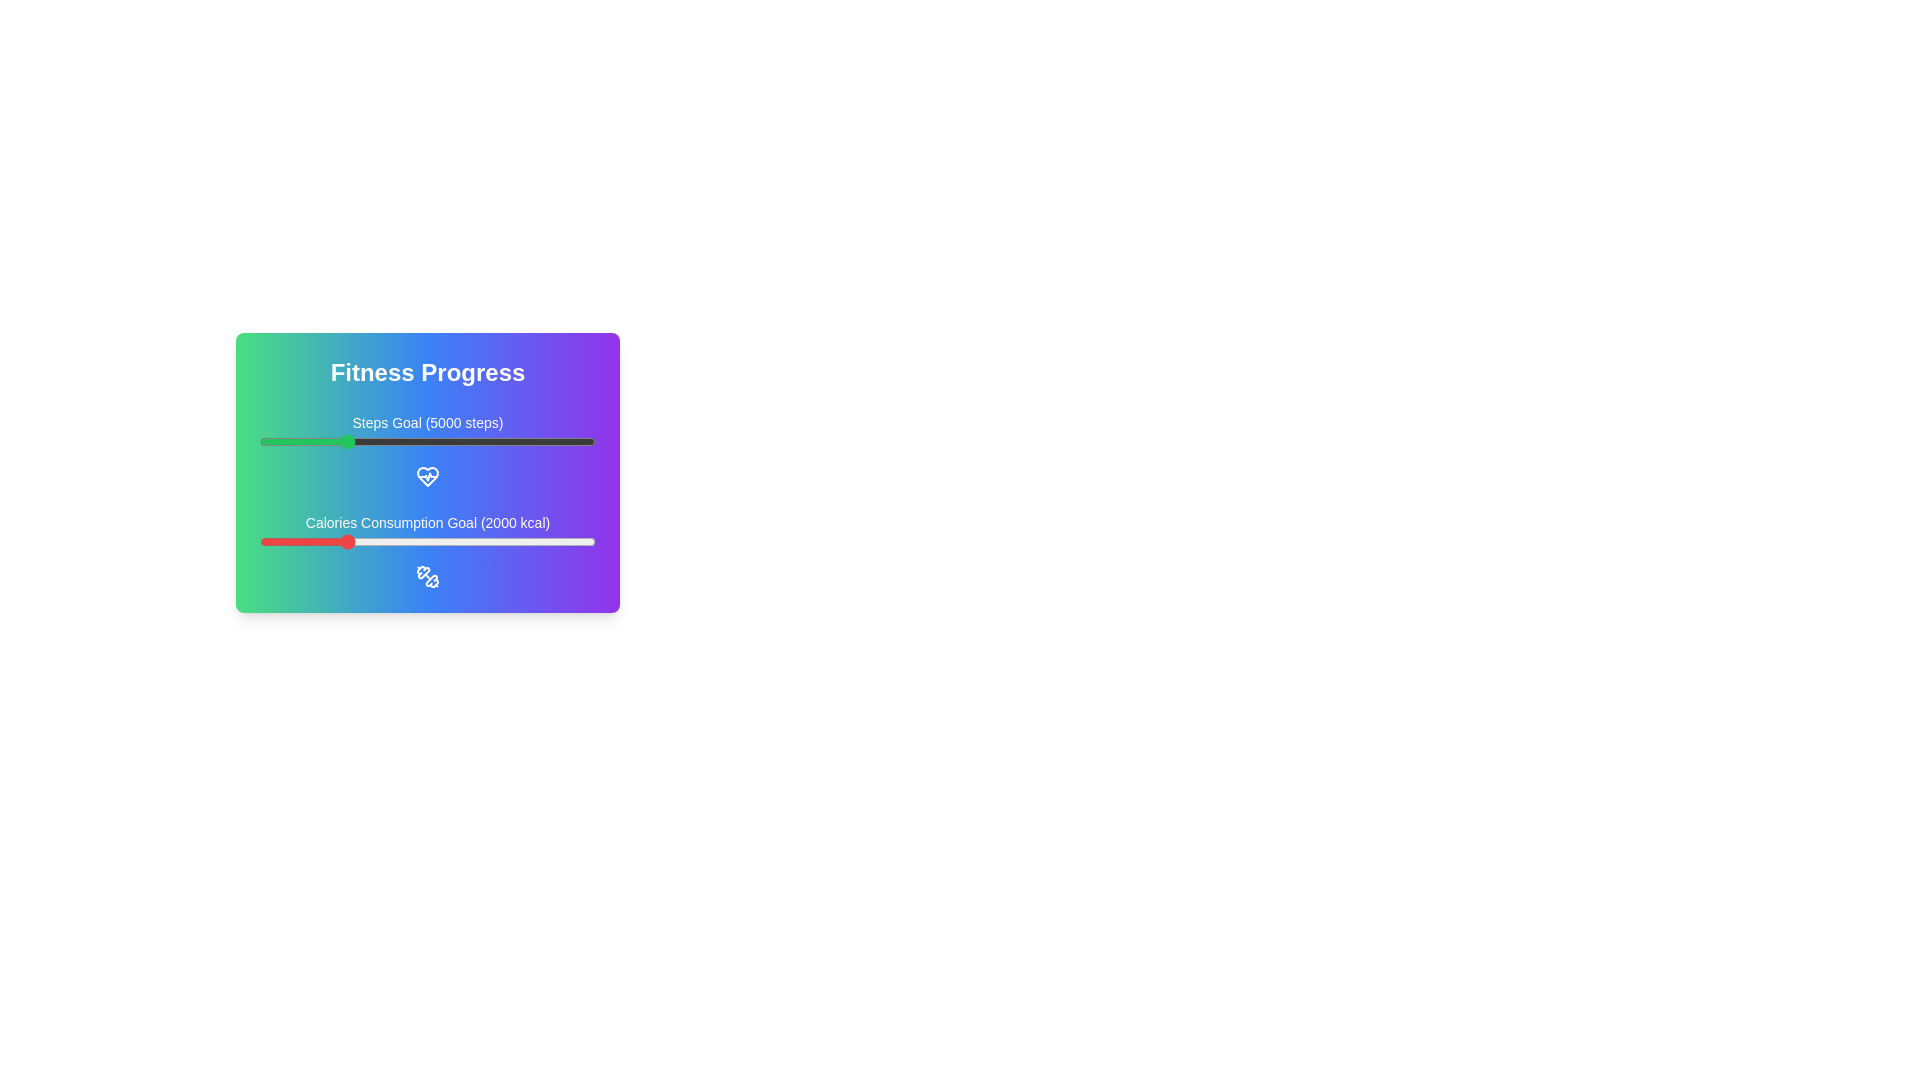 The image size is (1920, 1080). Describe the element at coordinates (426, 551) in the screenshot. I see `the slider track of the 'Calories Consumption Goal (2000 kcal)' to jump to a specific value` at that location.